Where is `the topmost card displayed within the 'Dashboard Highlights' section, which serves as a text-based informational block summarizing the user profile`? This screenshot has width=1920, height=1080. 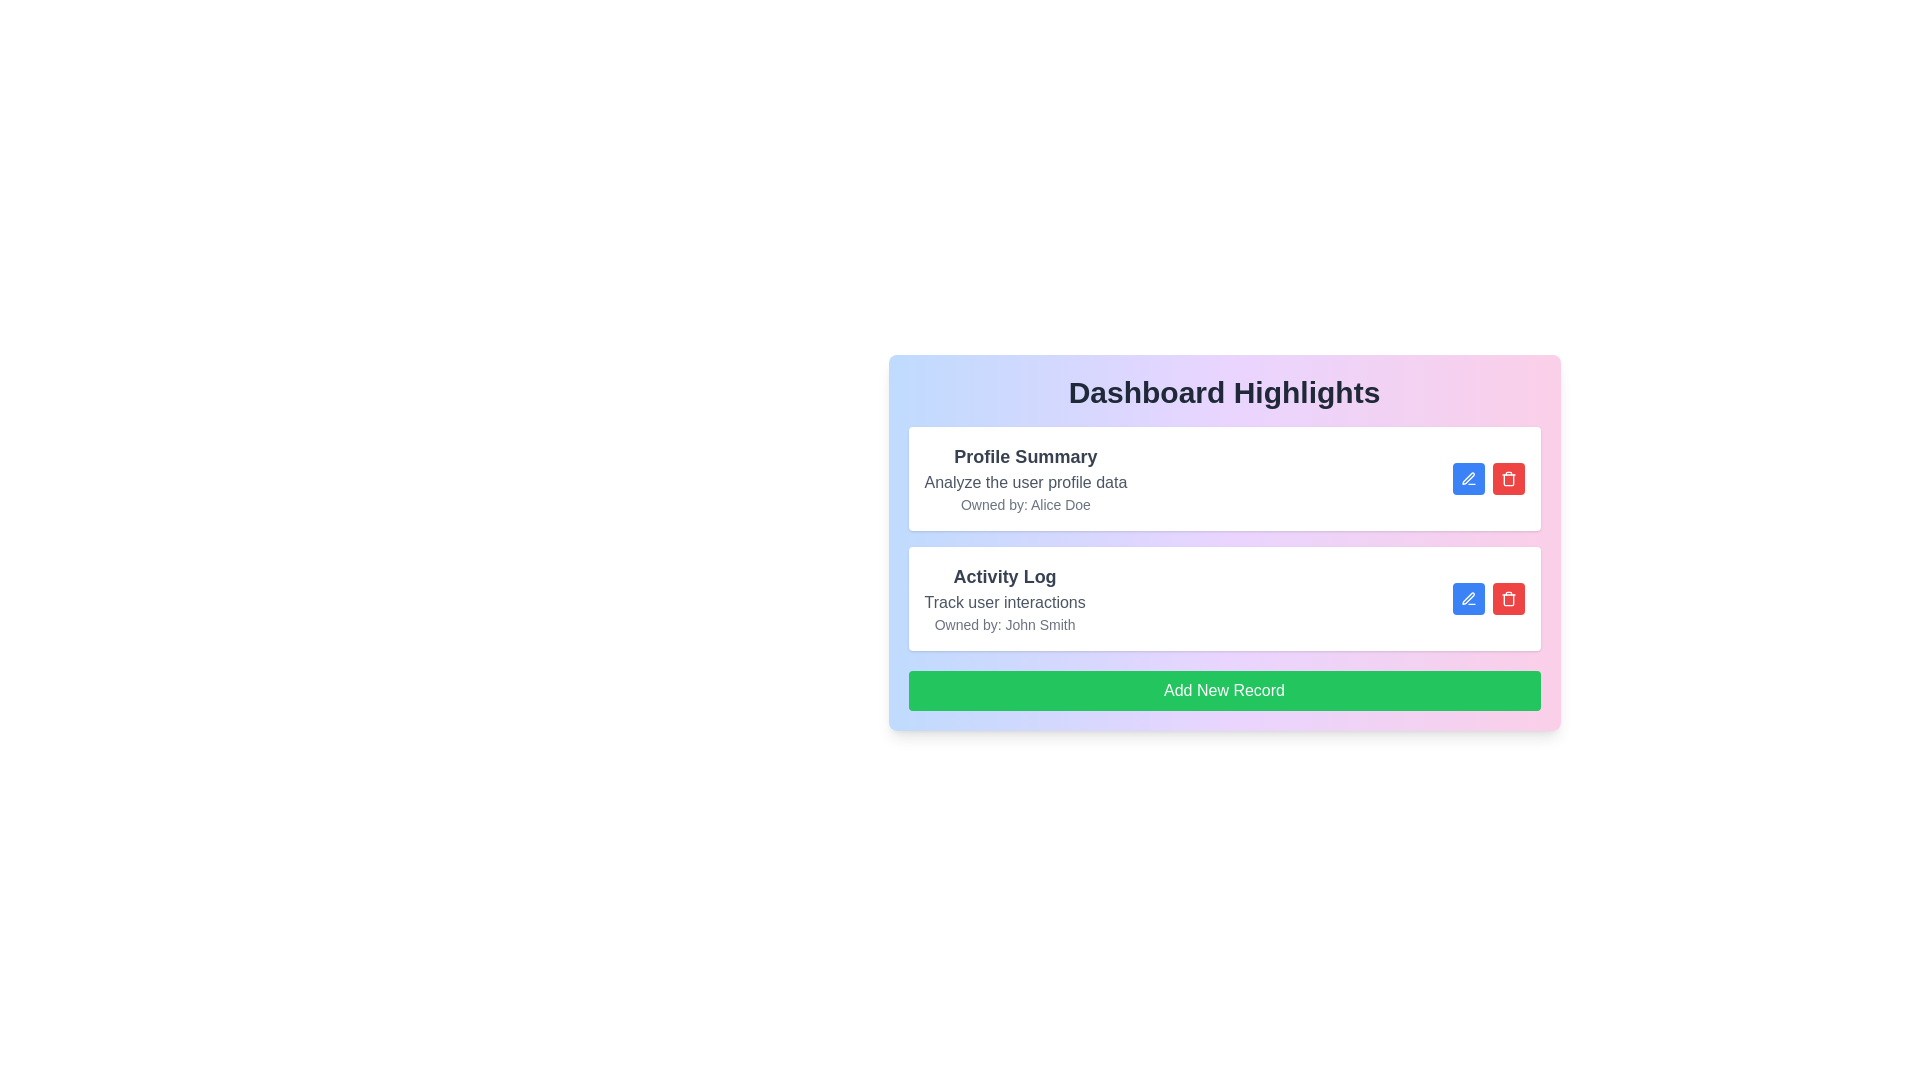
the topmost card displayed within the 'Dashboard Highlights' section, which serves as a text-based informational block summarizing the user profile is located at coordinates (1025, 478).